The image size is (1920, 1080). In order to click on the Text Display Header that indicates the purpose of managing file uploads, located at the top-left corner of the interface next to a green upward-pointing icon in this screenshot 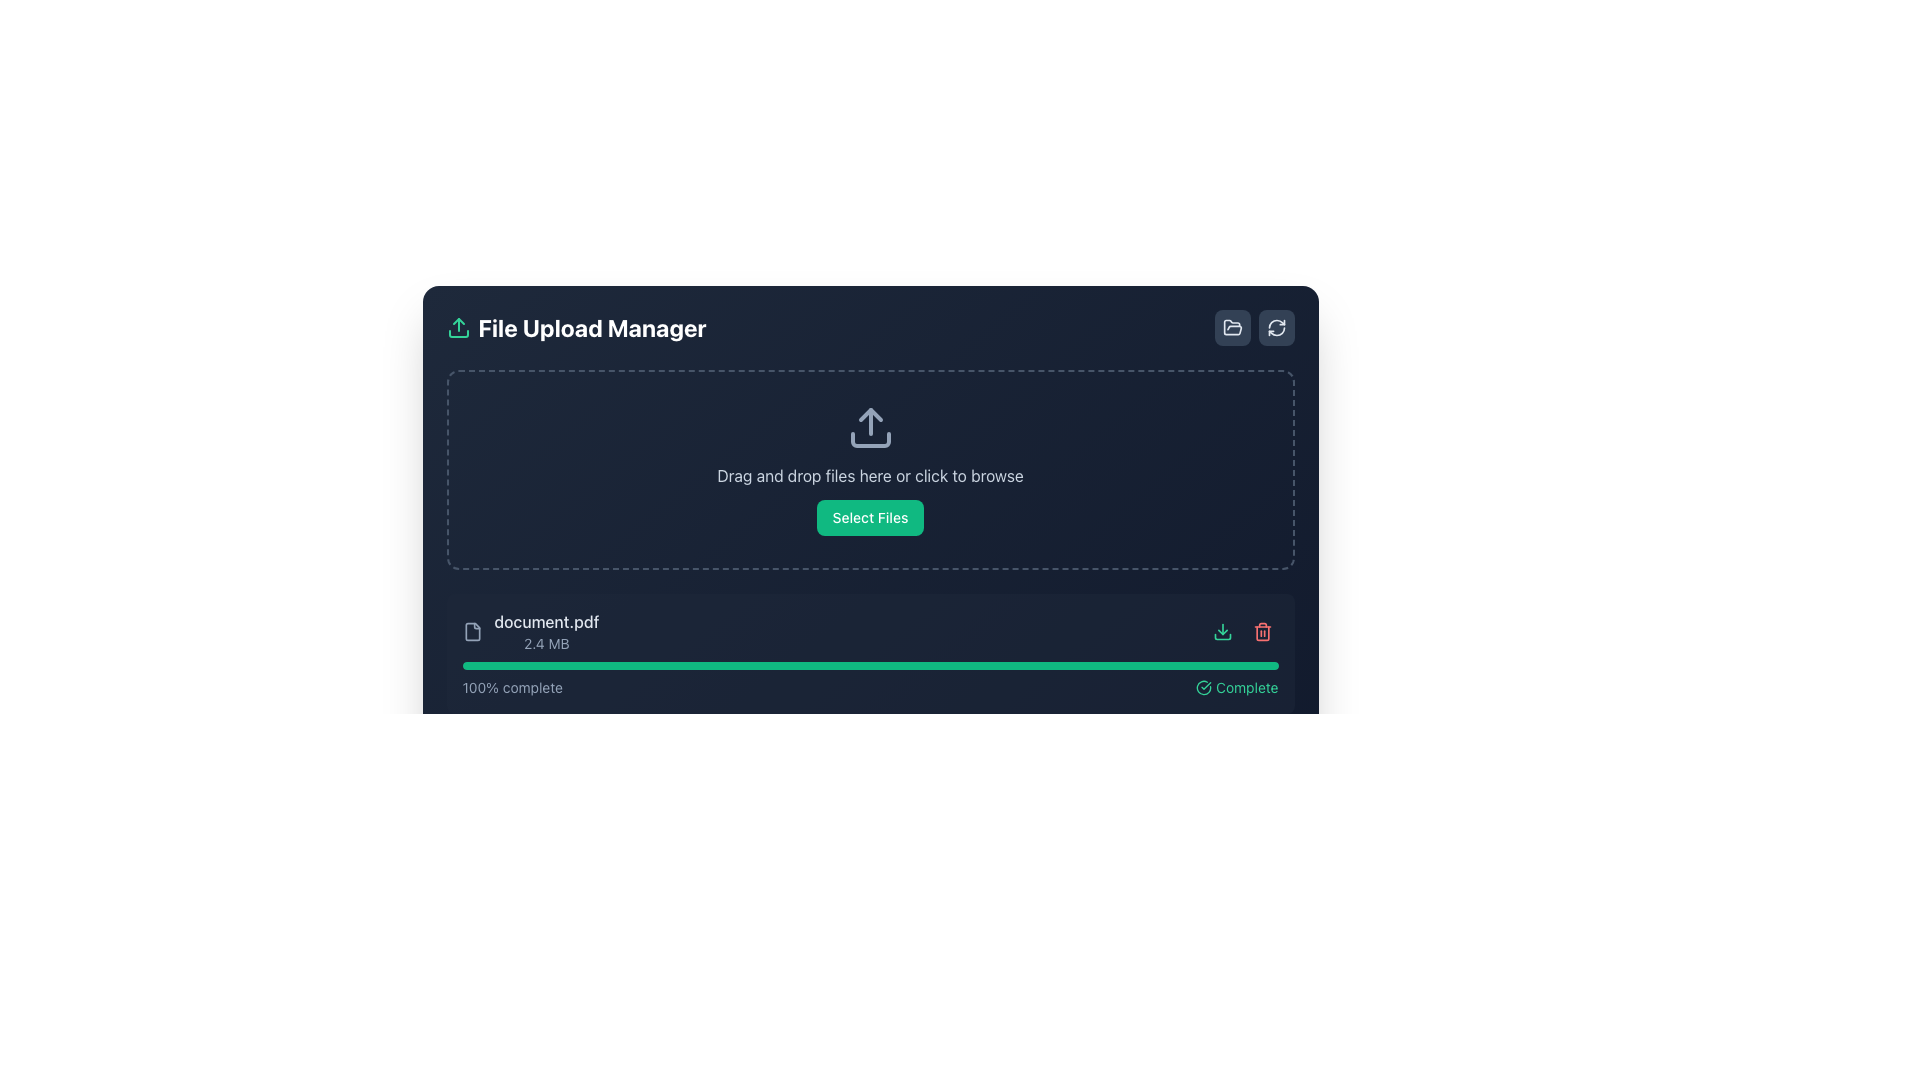, I will do `click(575, 326)`.